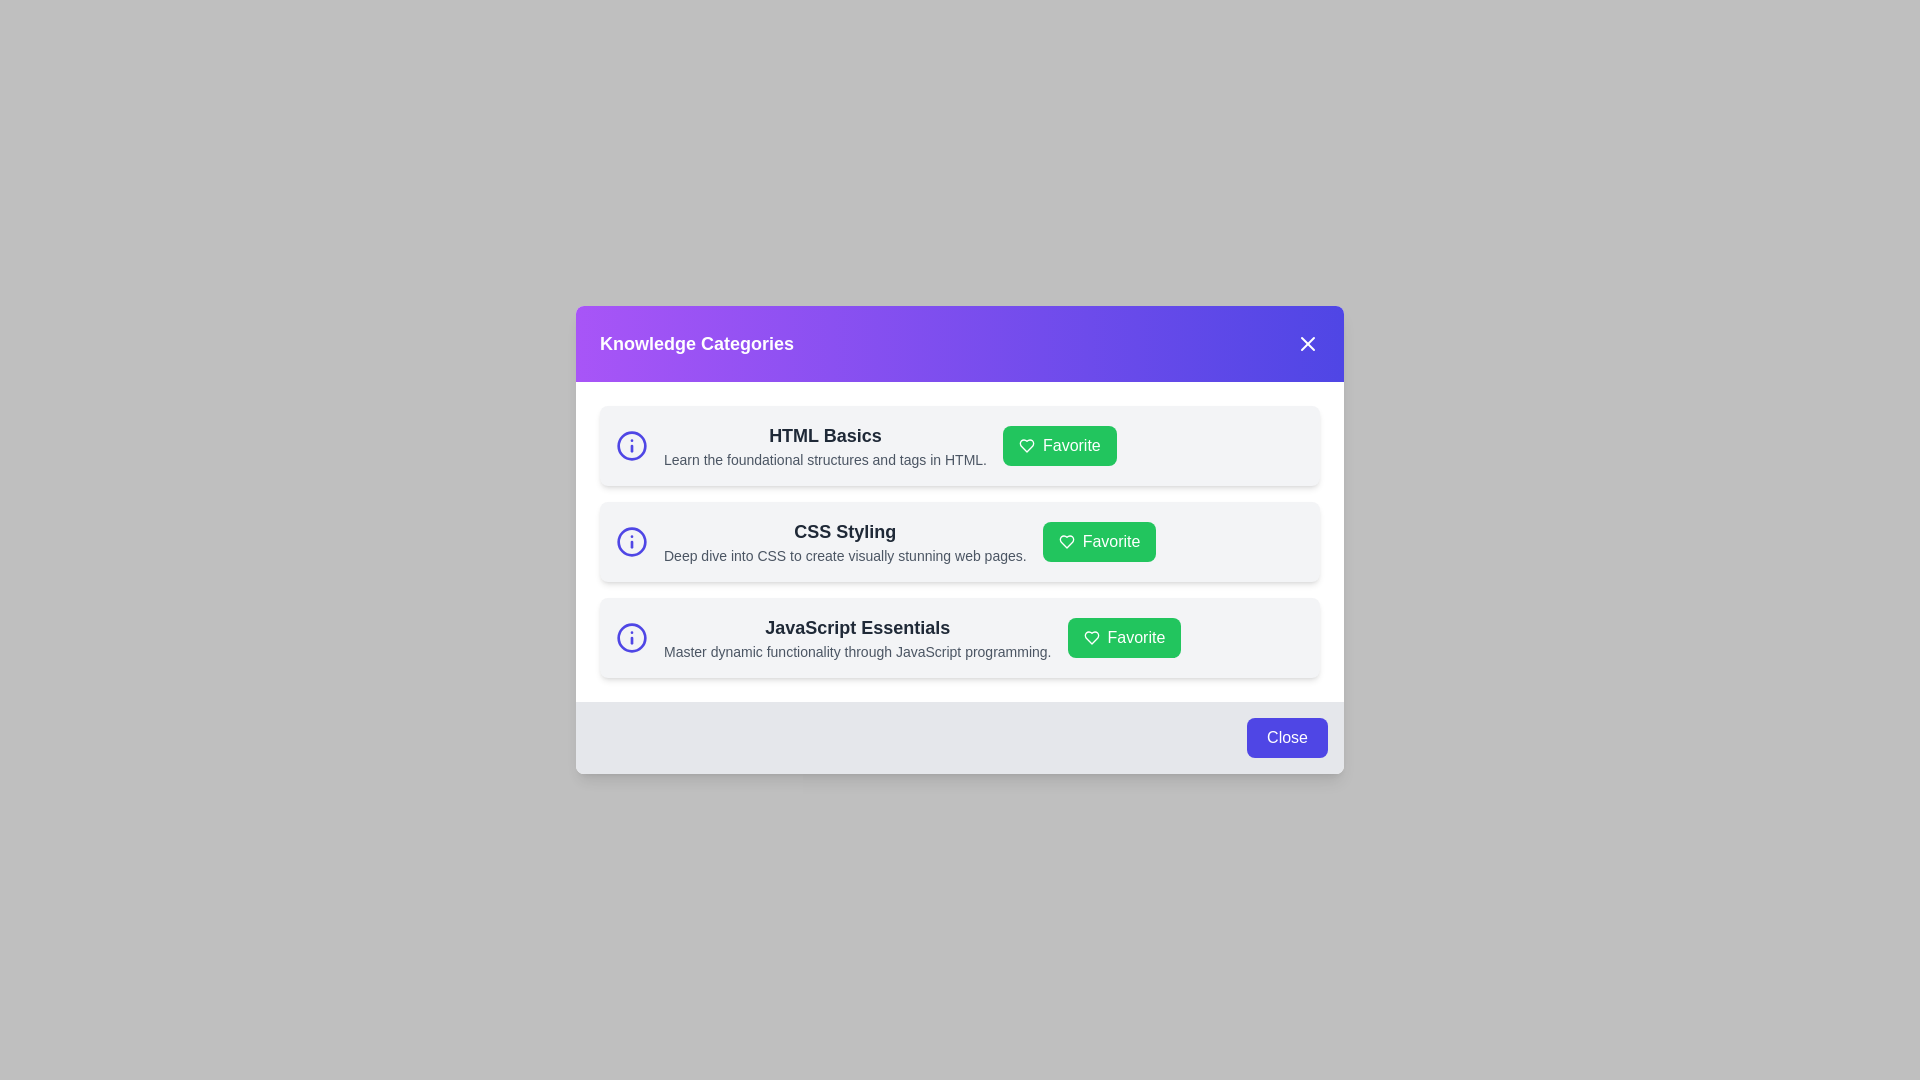 The width and height of the screenshot is (1920, 1080). I want to click on the text label displaying 'JavaScript Essentials' in bold, larger font within the 'Knowledge Categories' modal dialog, so click(857, 627).